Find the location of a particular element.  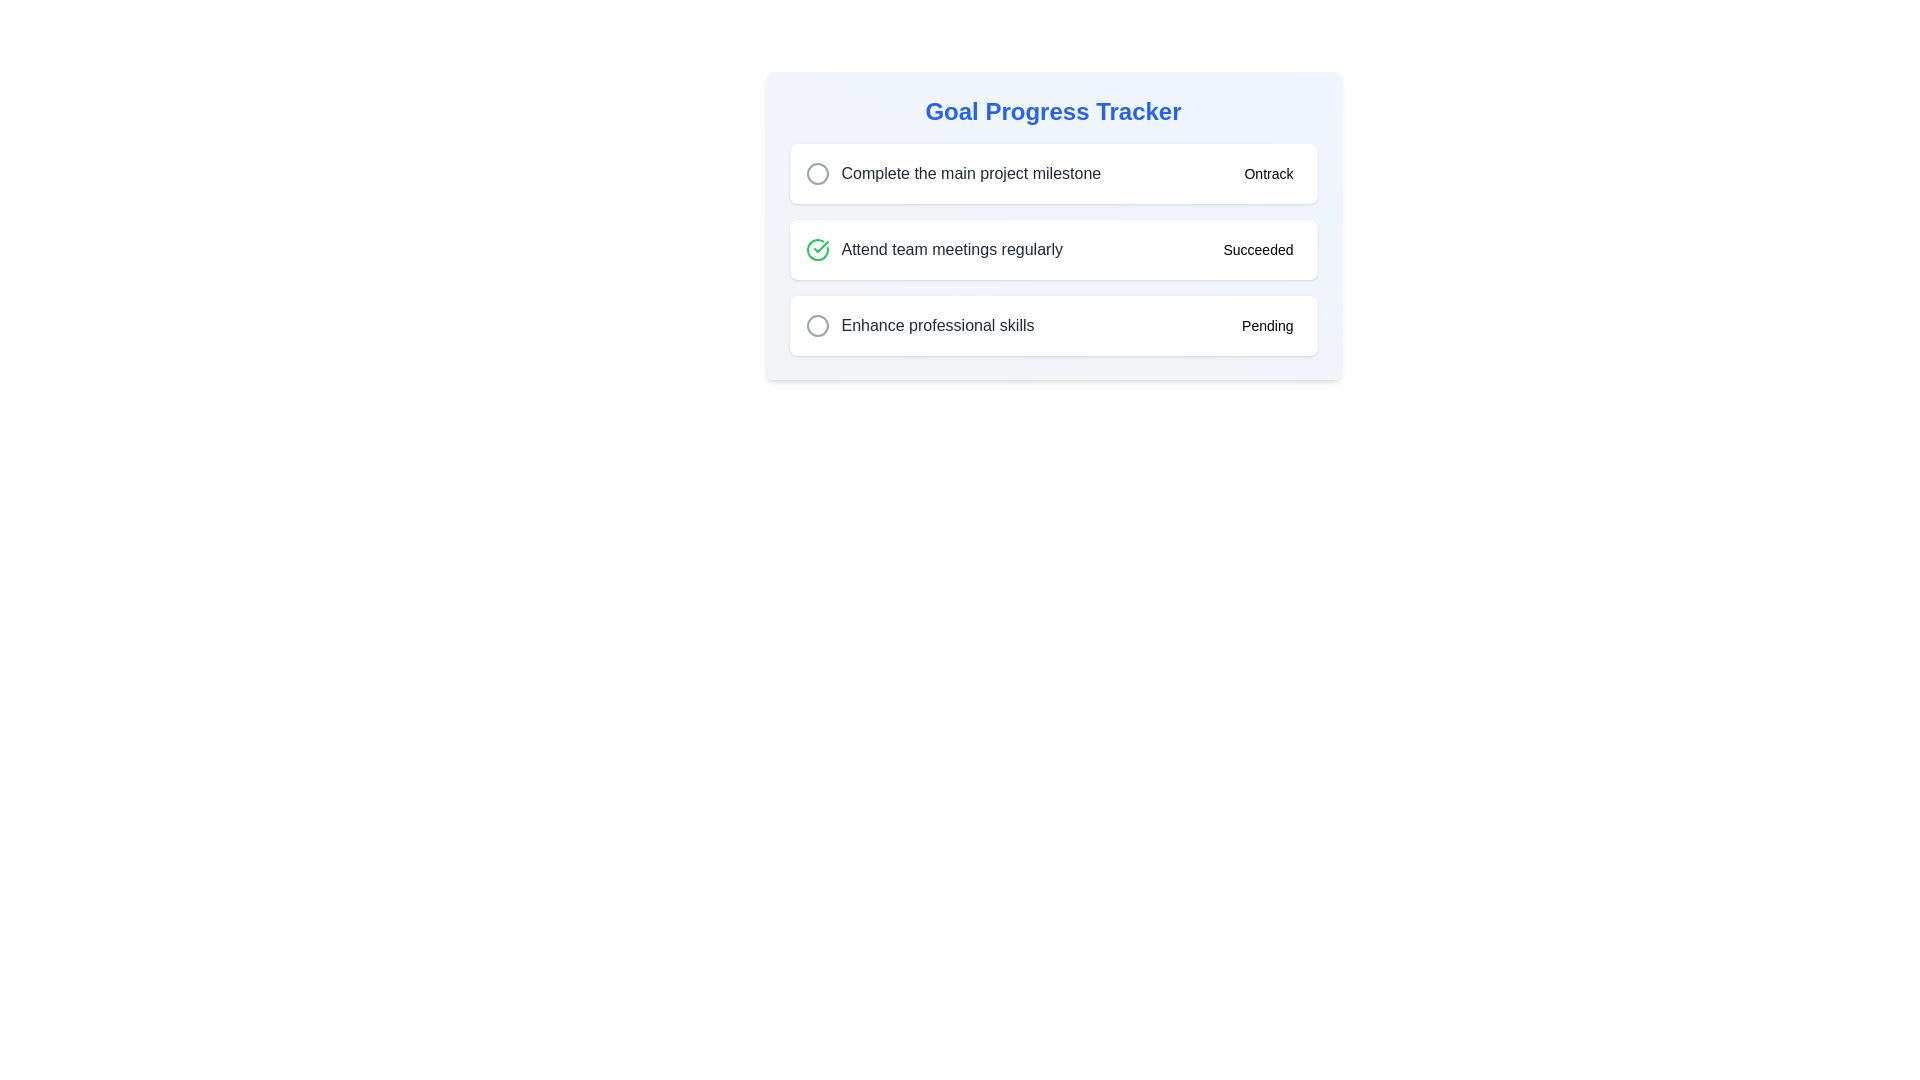

the success indicator icon located to the left of the second list item labeled 'Attend team meetings regularly' is located at coordinates (817, 249).